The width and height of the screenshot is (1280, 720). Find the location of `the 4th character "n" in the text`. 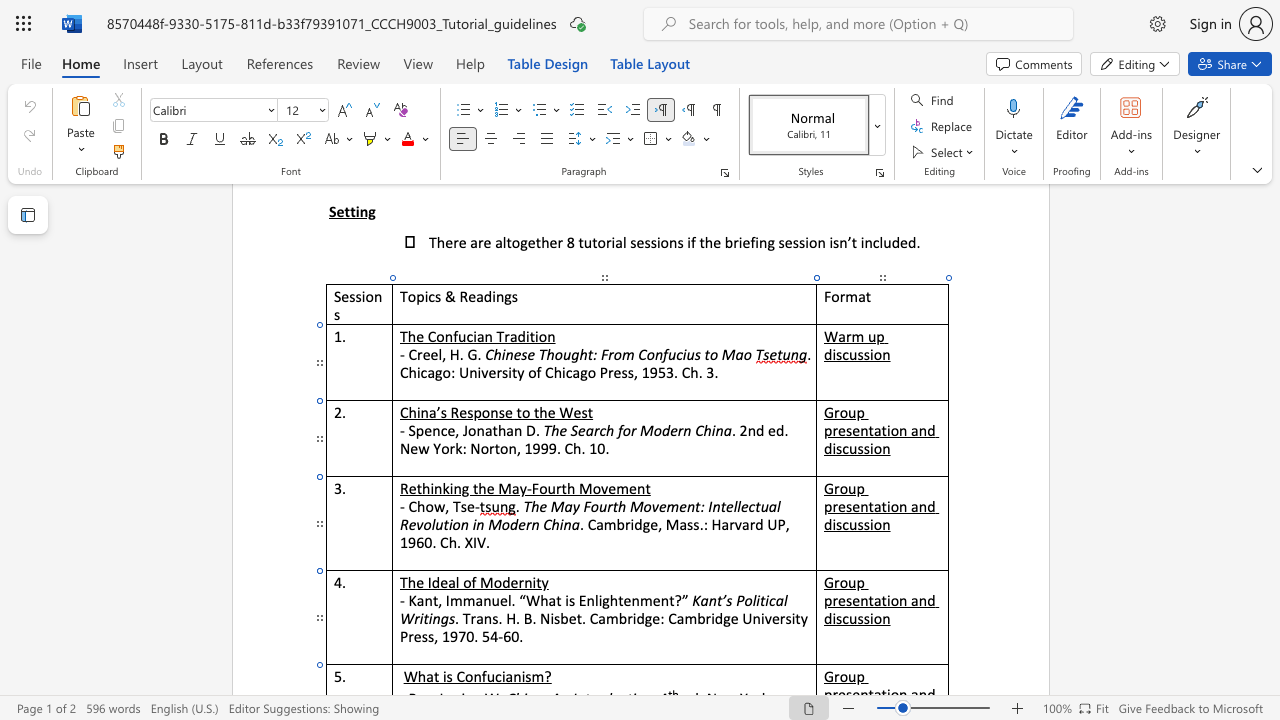

the 4th character "n" in the text is located at coordinates (885, 617).